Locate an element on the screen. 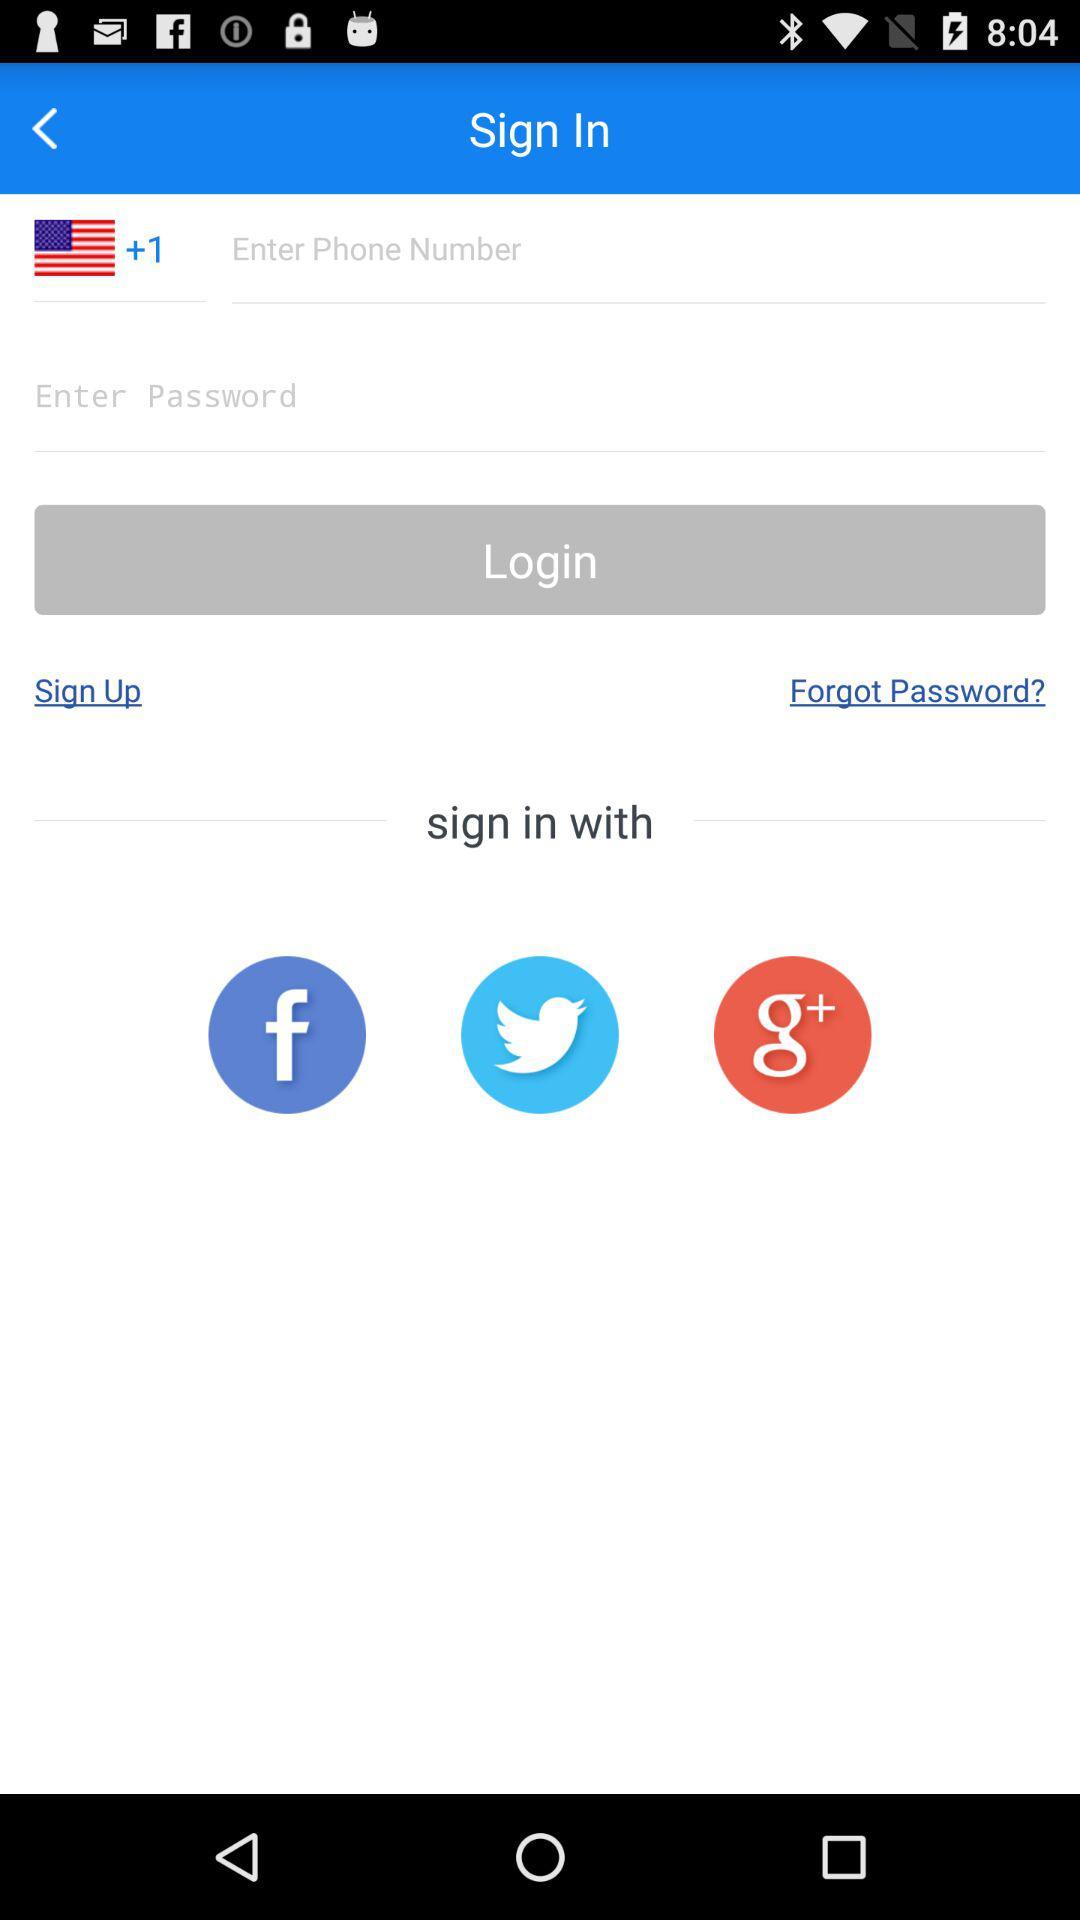 This screenshot has width=1080, height=1920. the sign up item is located at coordinates (87, 689).